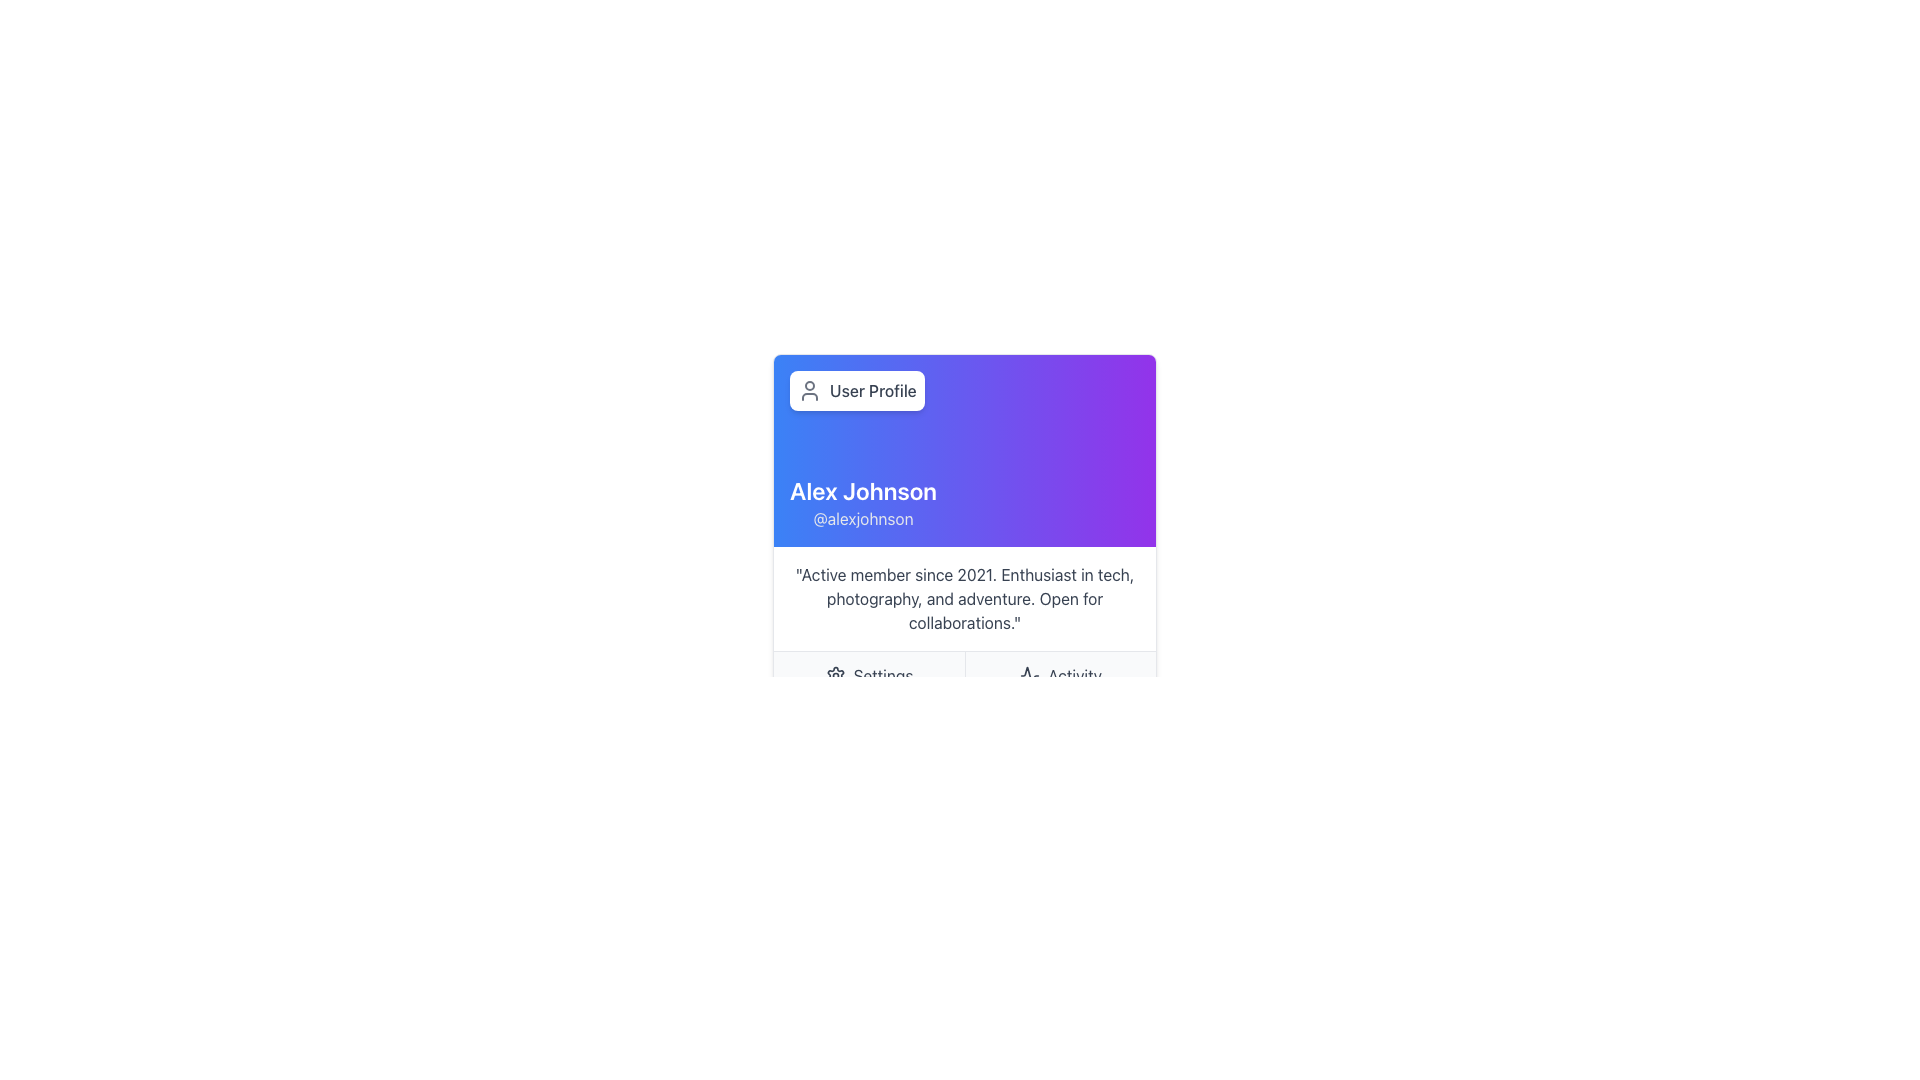 Image resolution: width=1920 pixels, height=1080 pixels. What do you see at coordinates (873, 390) in the screenshot?
I see `the 'User Profile' text label, which is styled in a bold gray font and located in the upper-left corner of the user profile section, next to the user icon` at bounding box center [873, 390].